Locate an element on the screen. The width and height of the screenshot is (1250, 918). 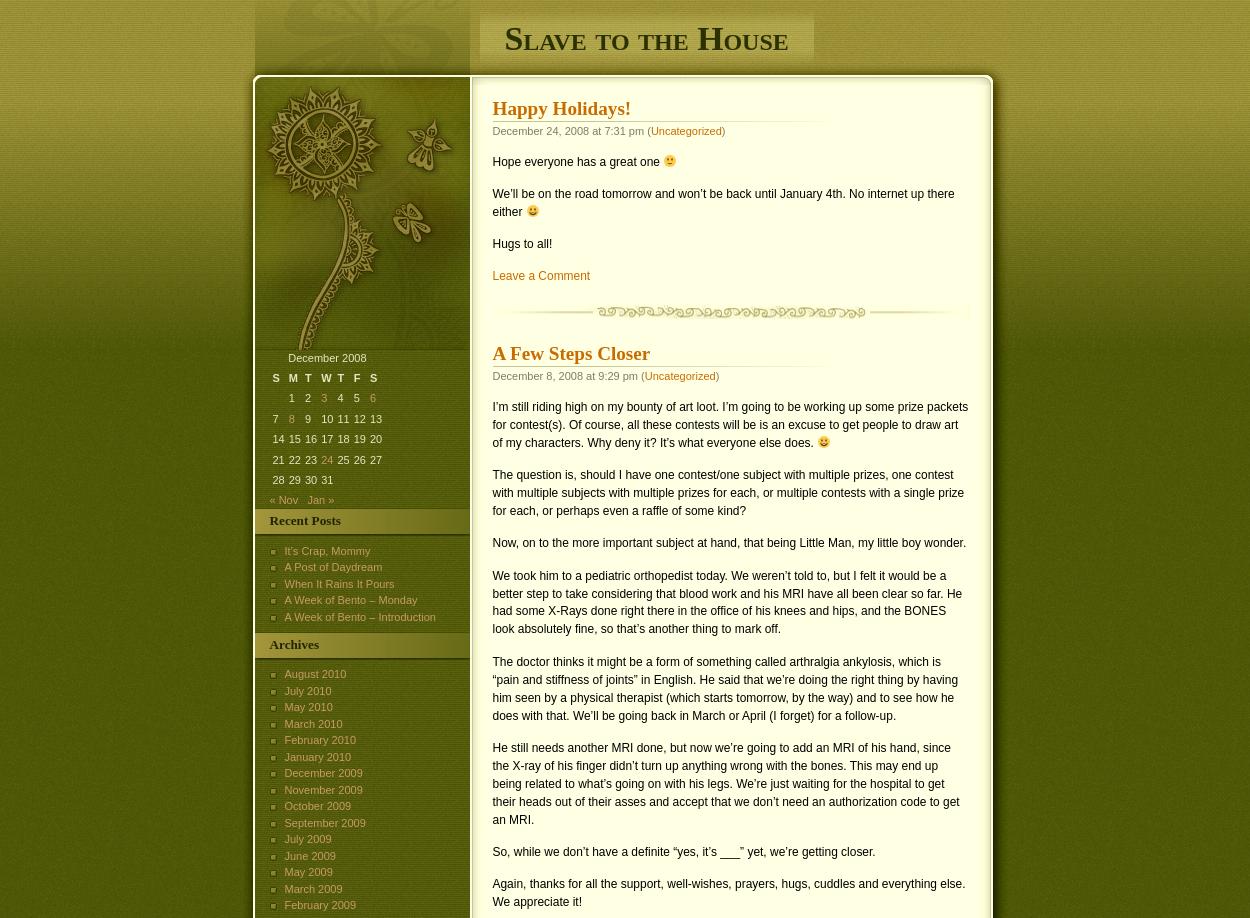
'Recent Posts' is located at coordinates (304, 520).